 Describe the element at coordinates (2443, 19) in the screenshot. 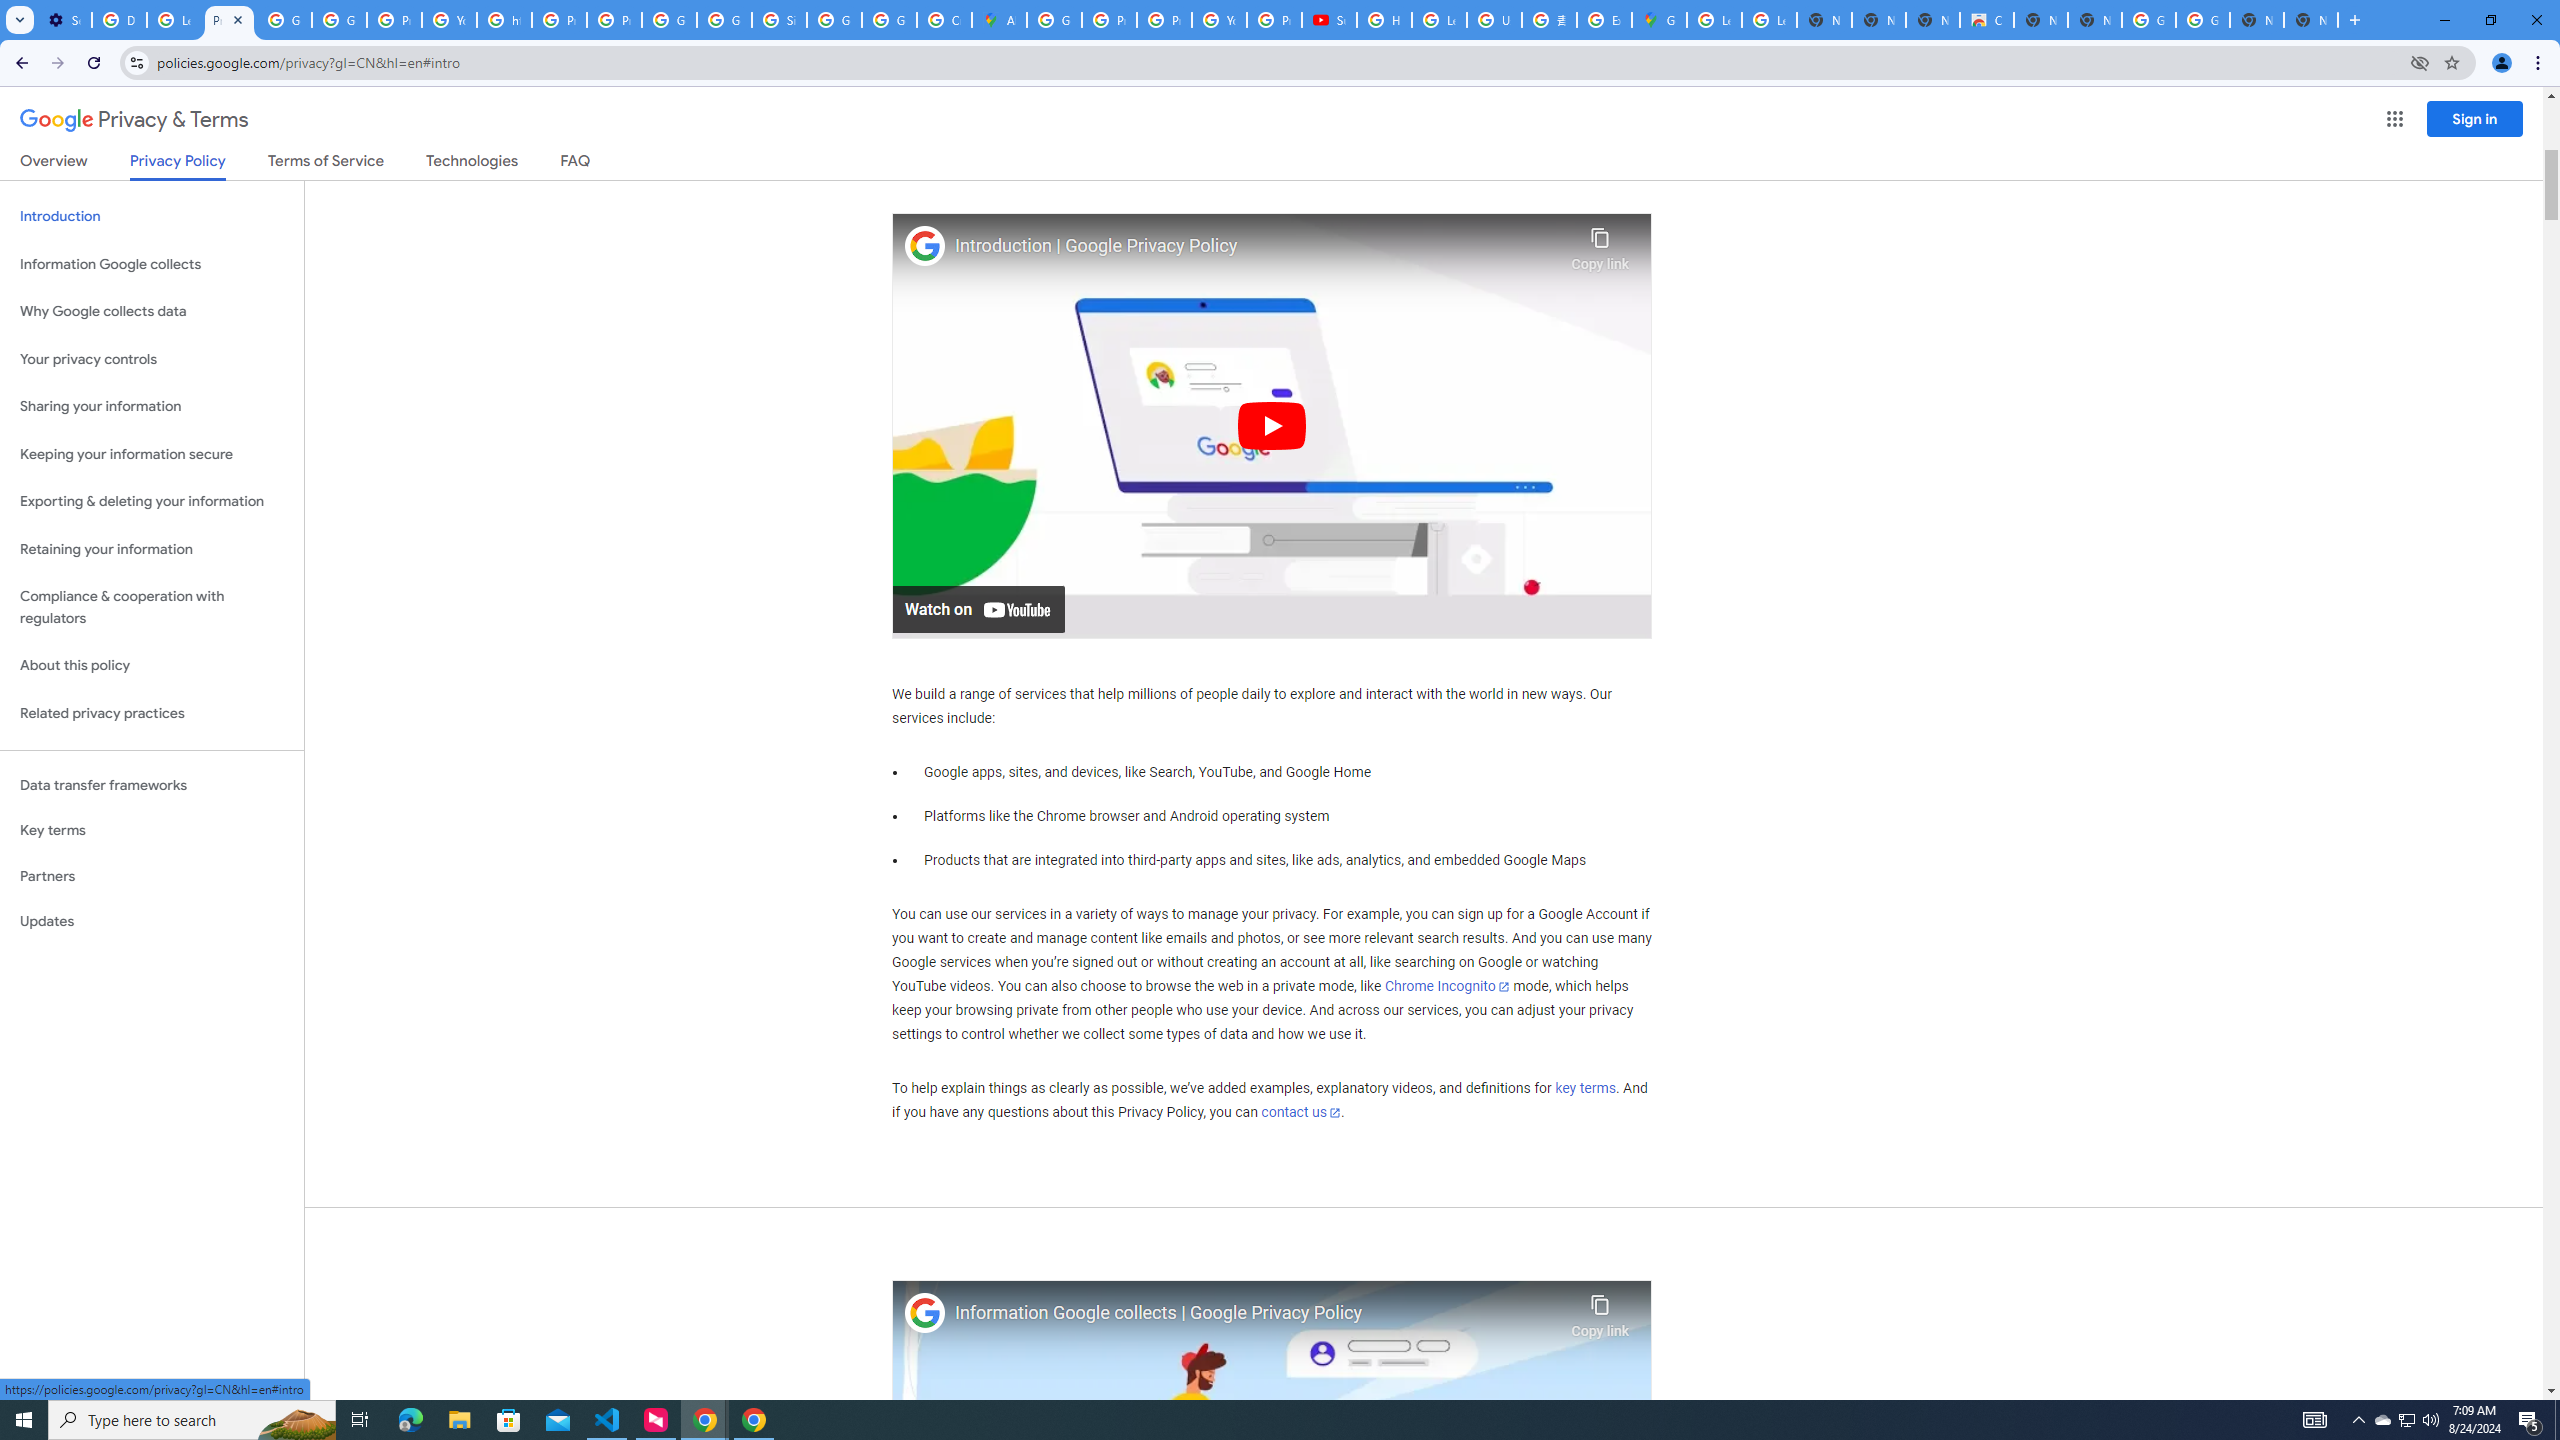

I see `'Minimize'` at that location.